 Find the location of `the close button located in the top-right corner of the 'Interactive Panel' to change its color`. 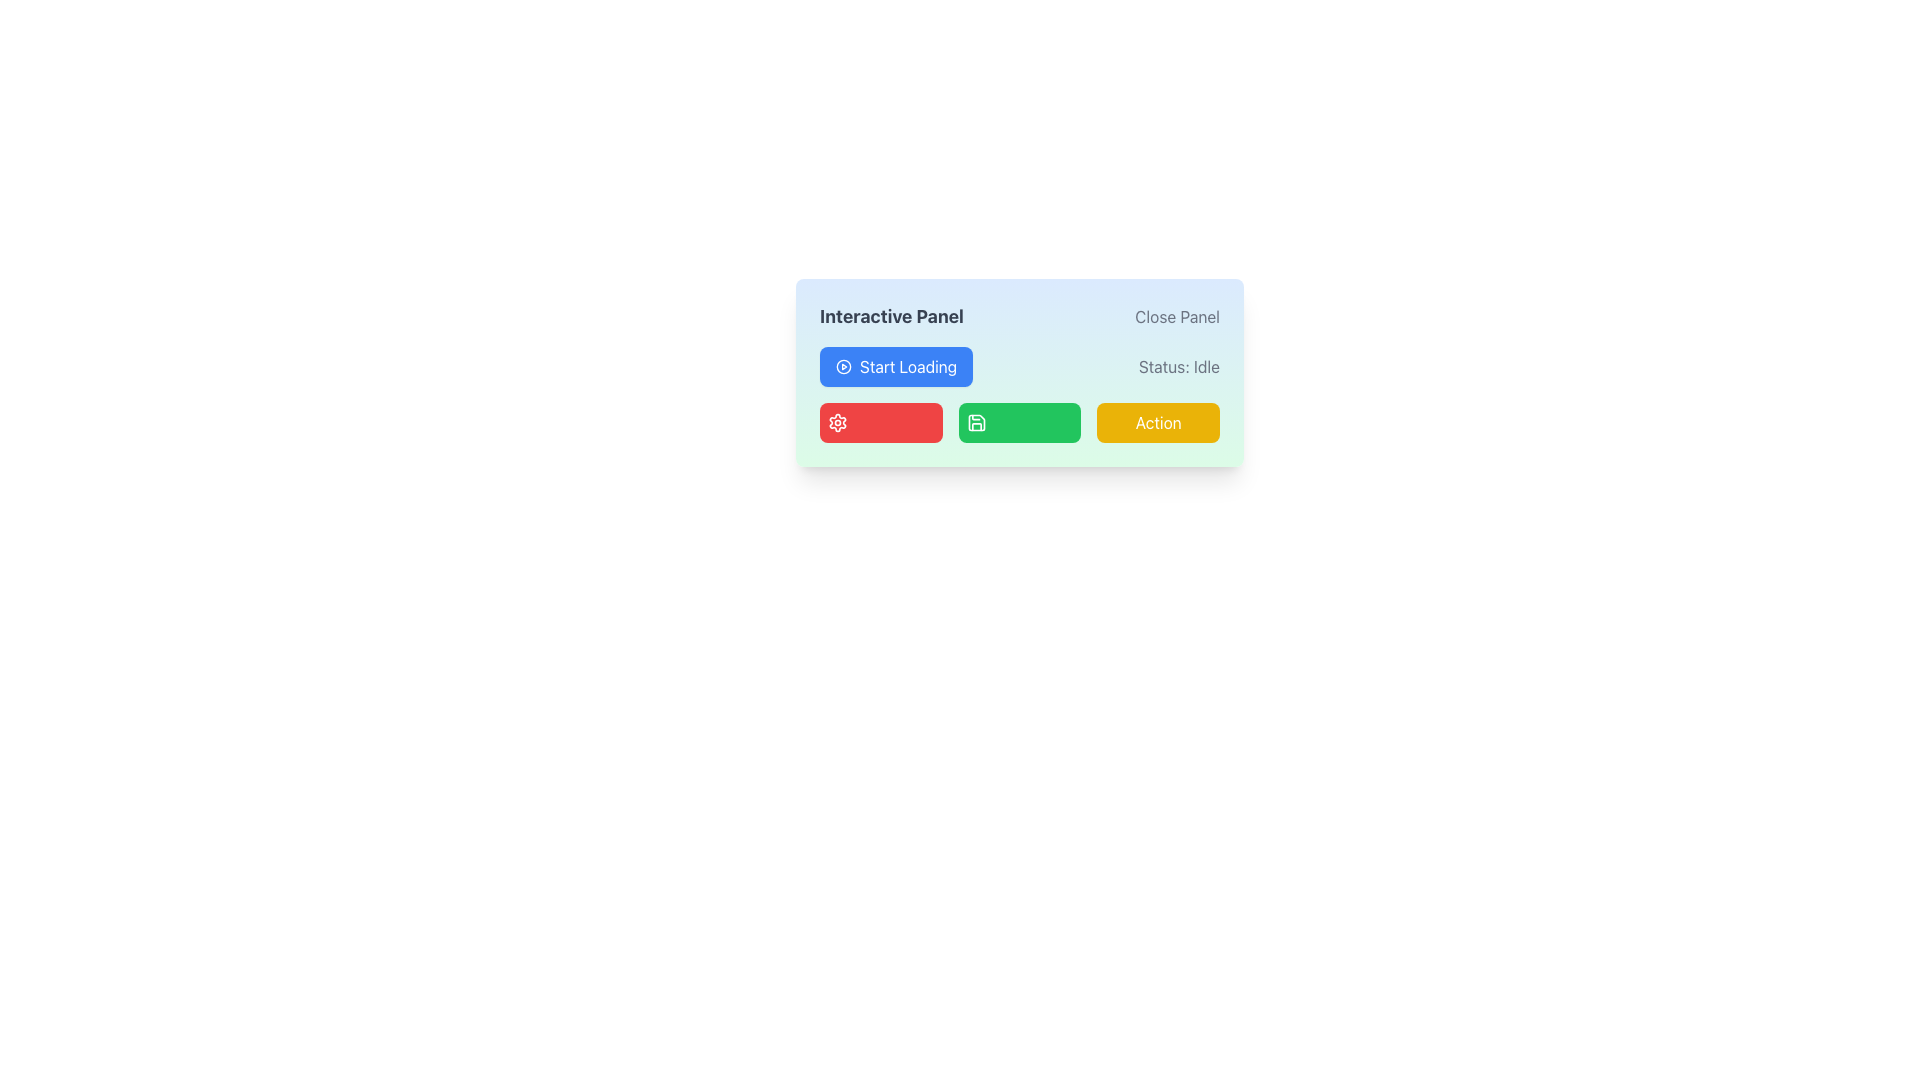

the close button located in the top-right corner of the 'Interactive Panel' to change its color is located at coordinates (1177, 315).